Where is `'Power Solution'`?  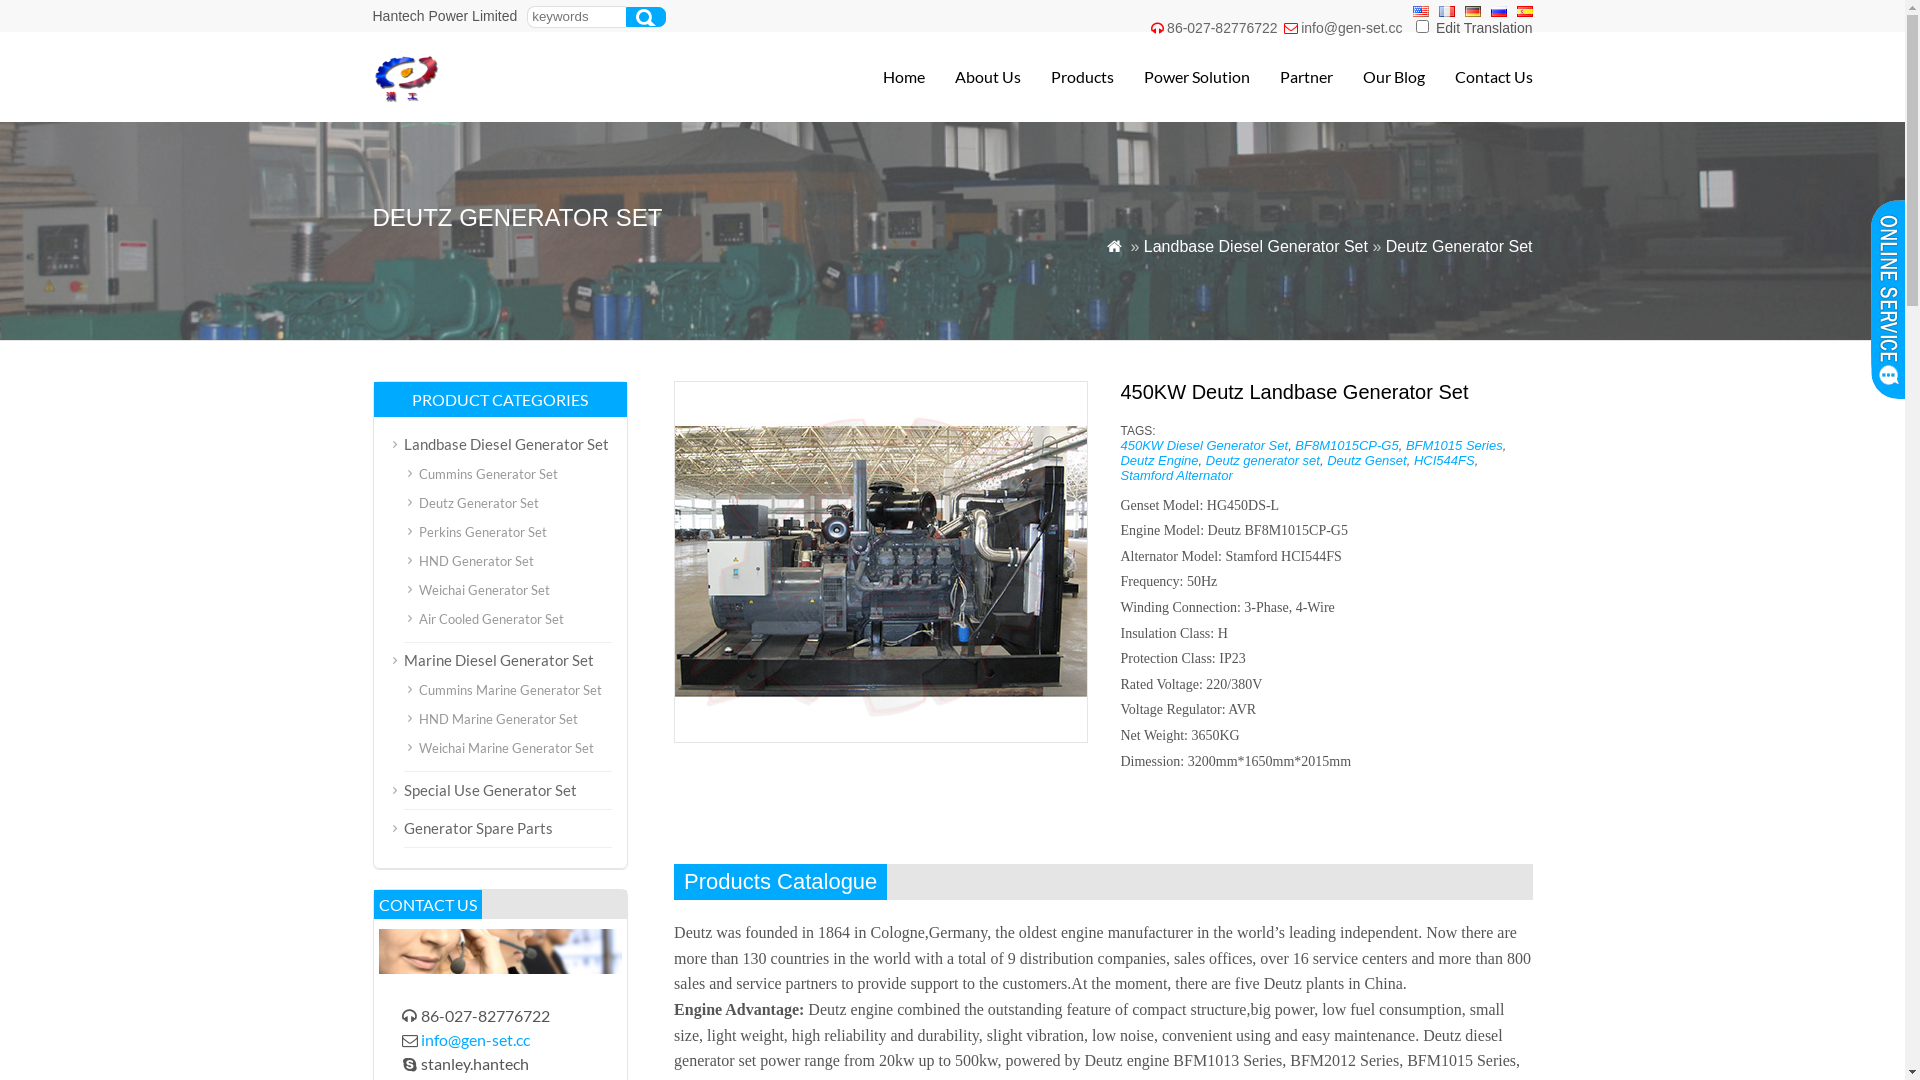
'Power Solution' is located at coordinates (1112, 76).